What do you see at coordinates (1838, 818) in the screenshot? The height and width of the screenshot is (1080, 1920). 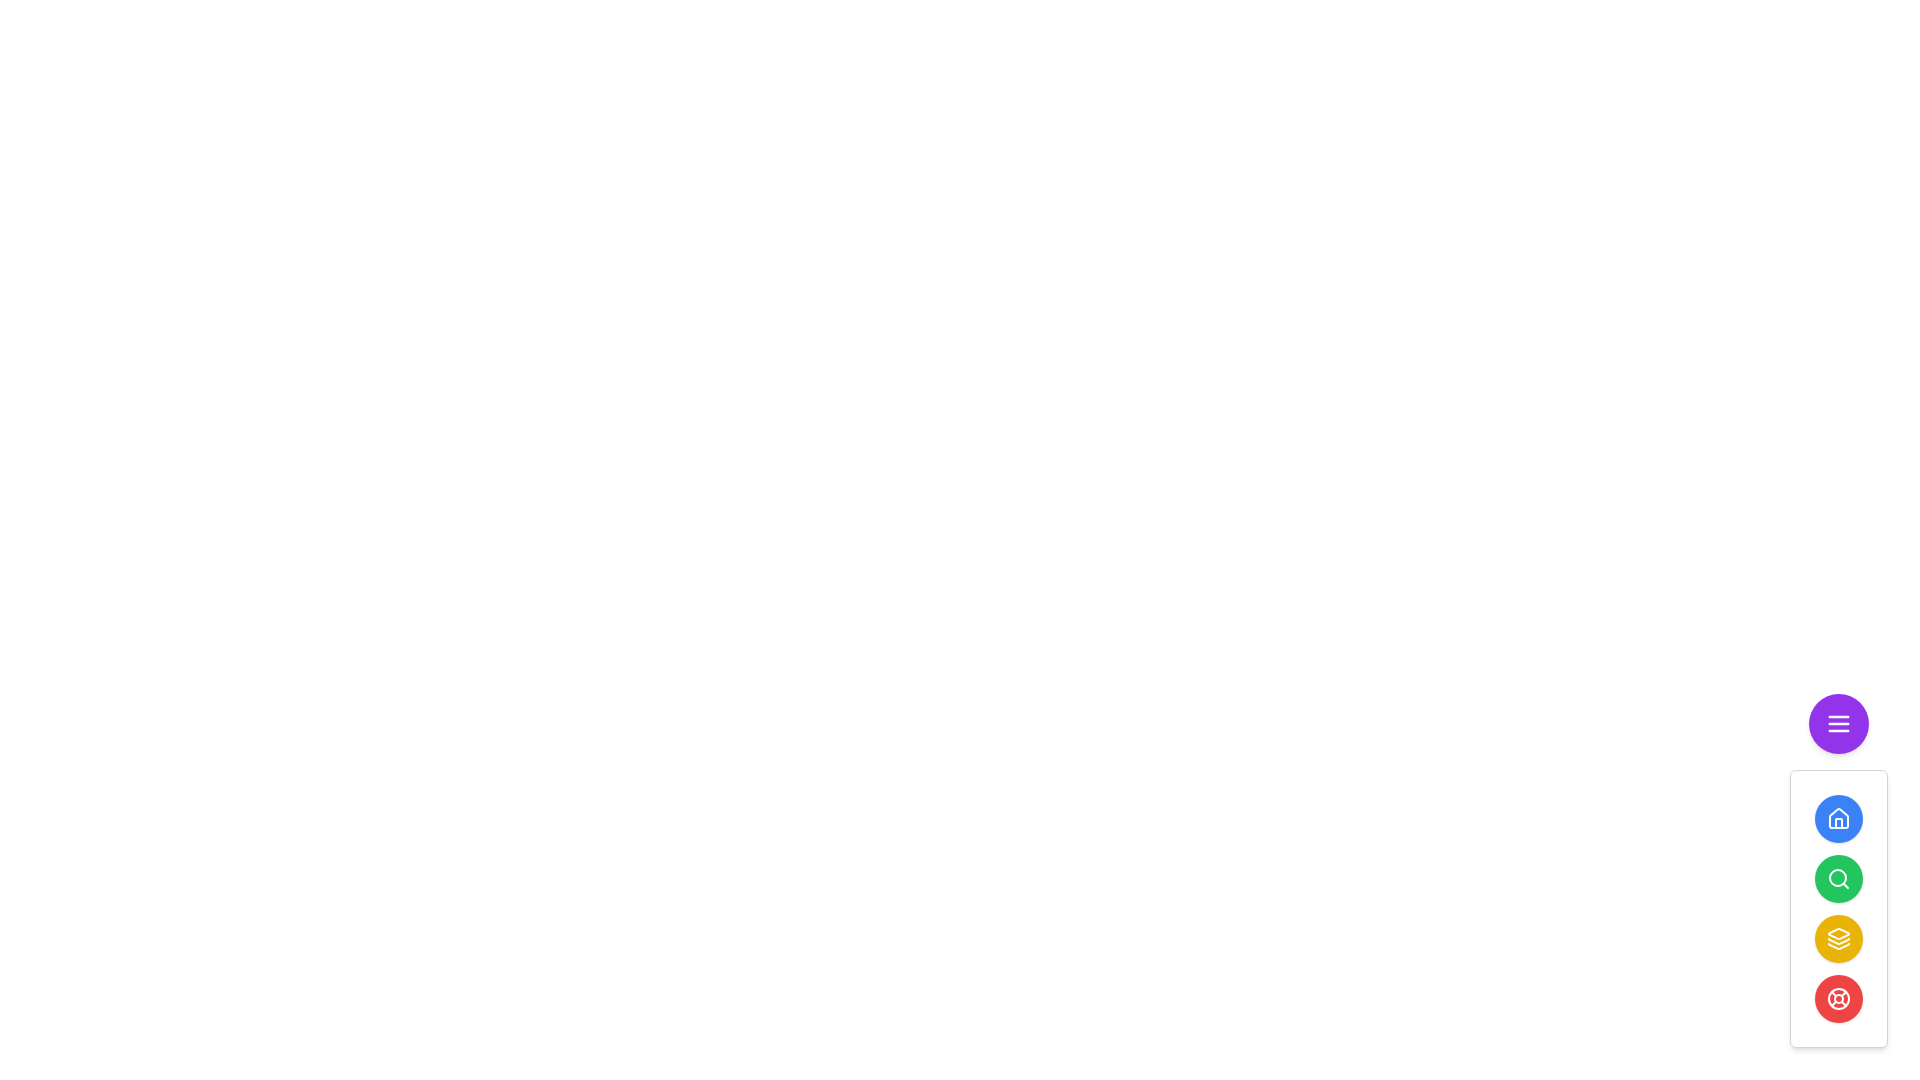 I see `the top circular button with a house icon` at bounding box center [1838, 818].